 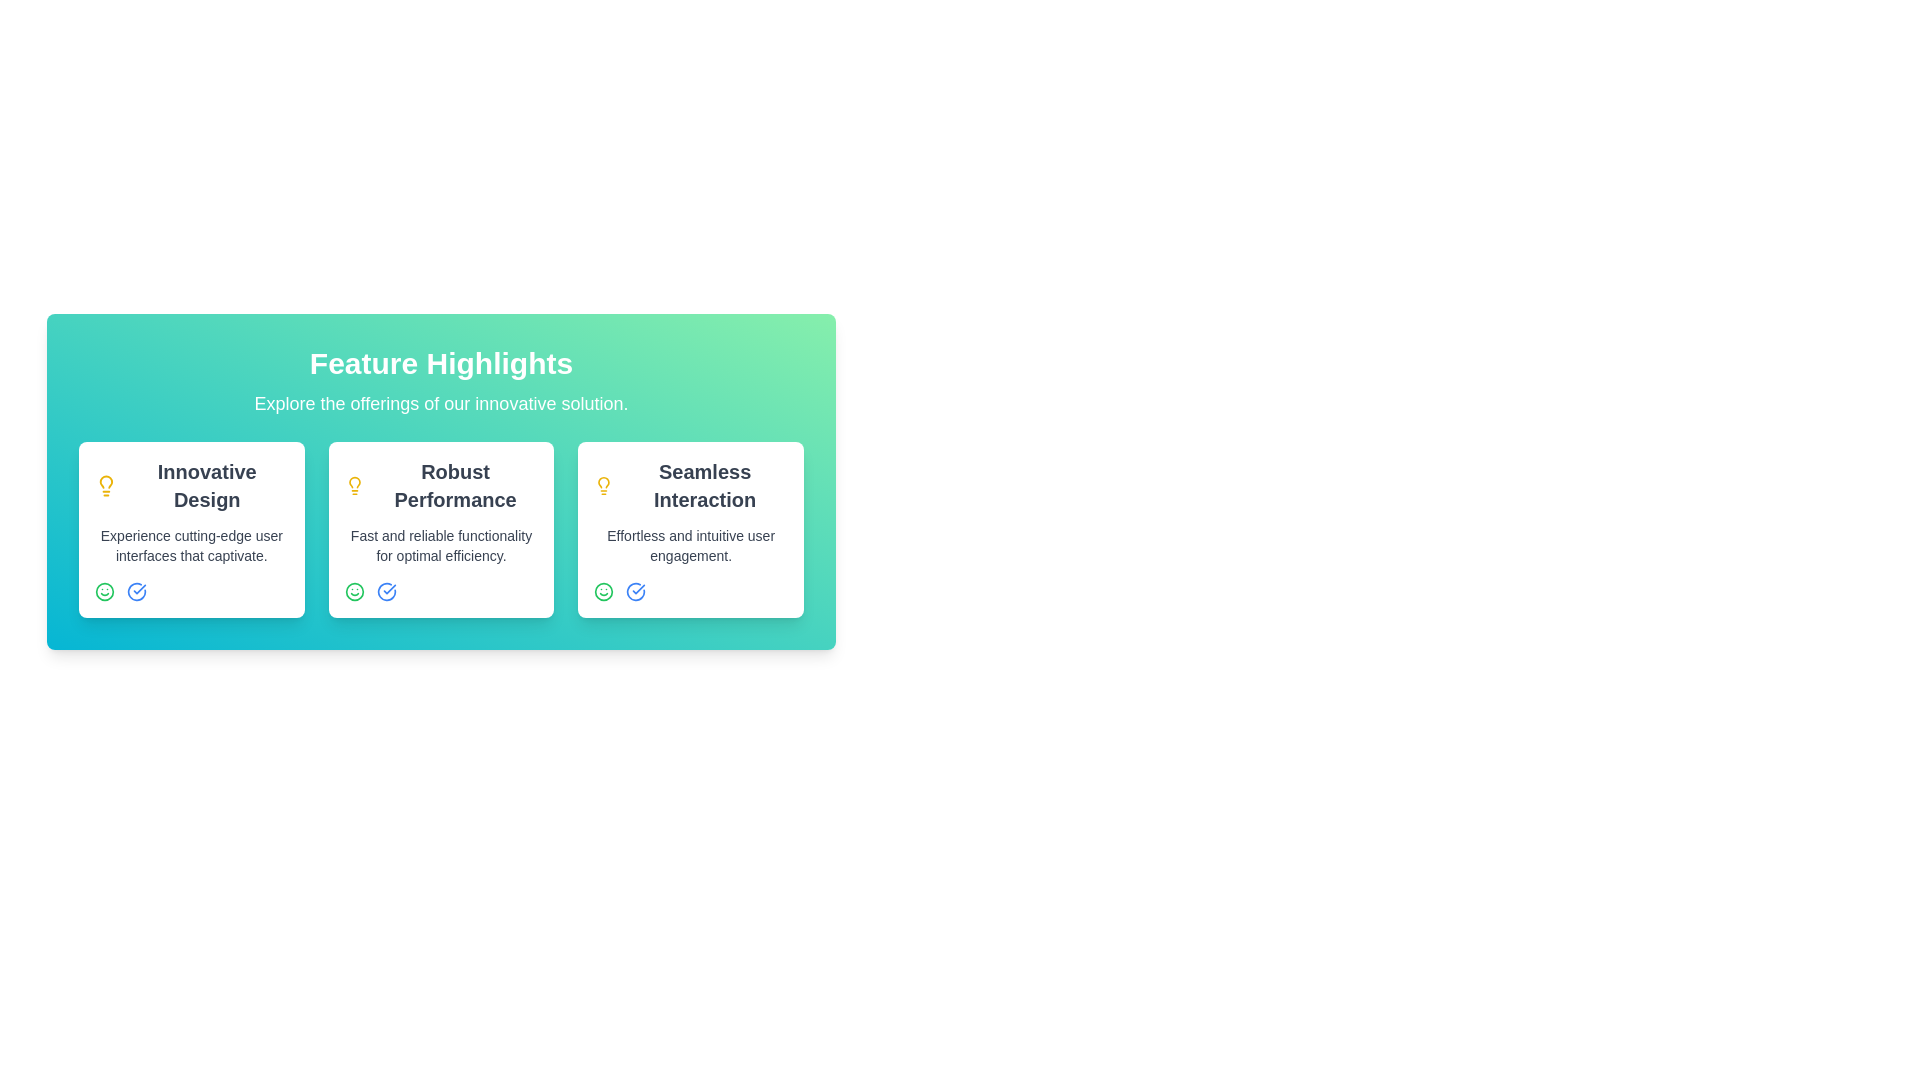 I want to click on the circular icon in the 'Robust Performance' card, which is outlined and modern in style, located below the main text content, so click(x=386, y=590).